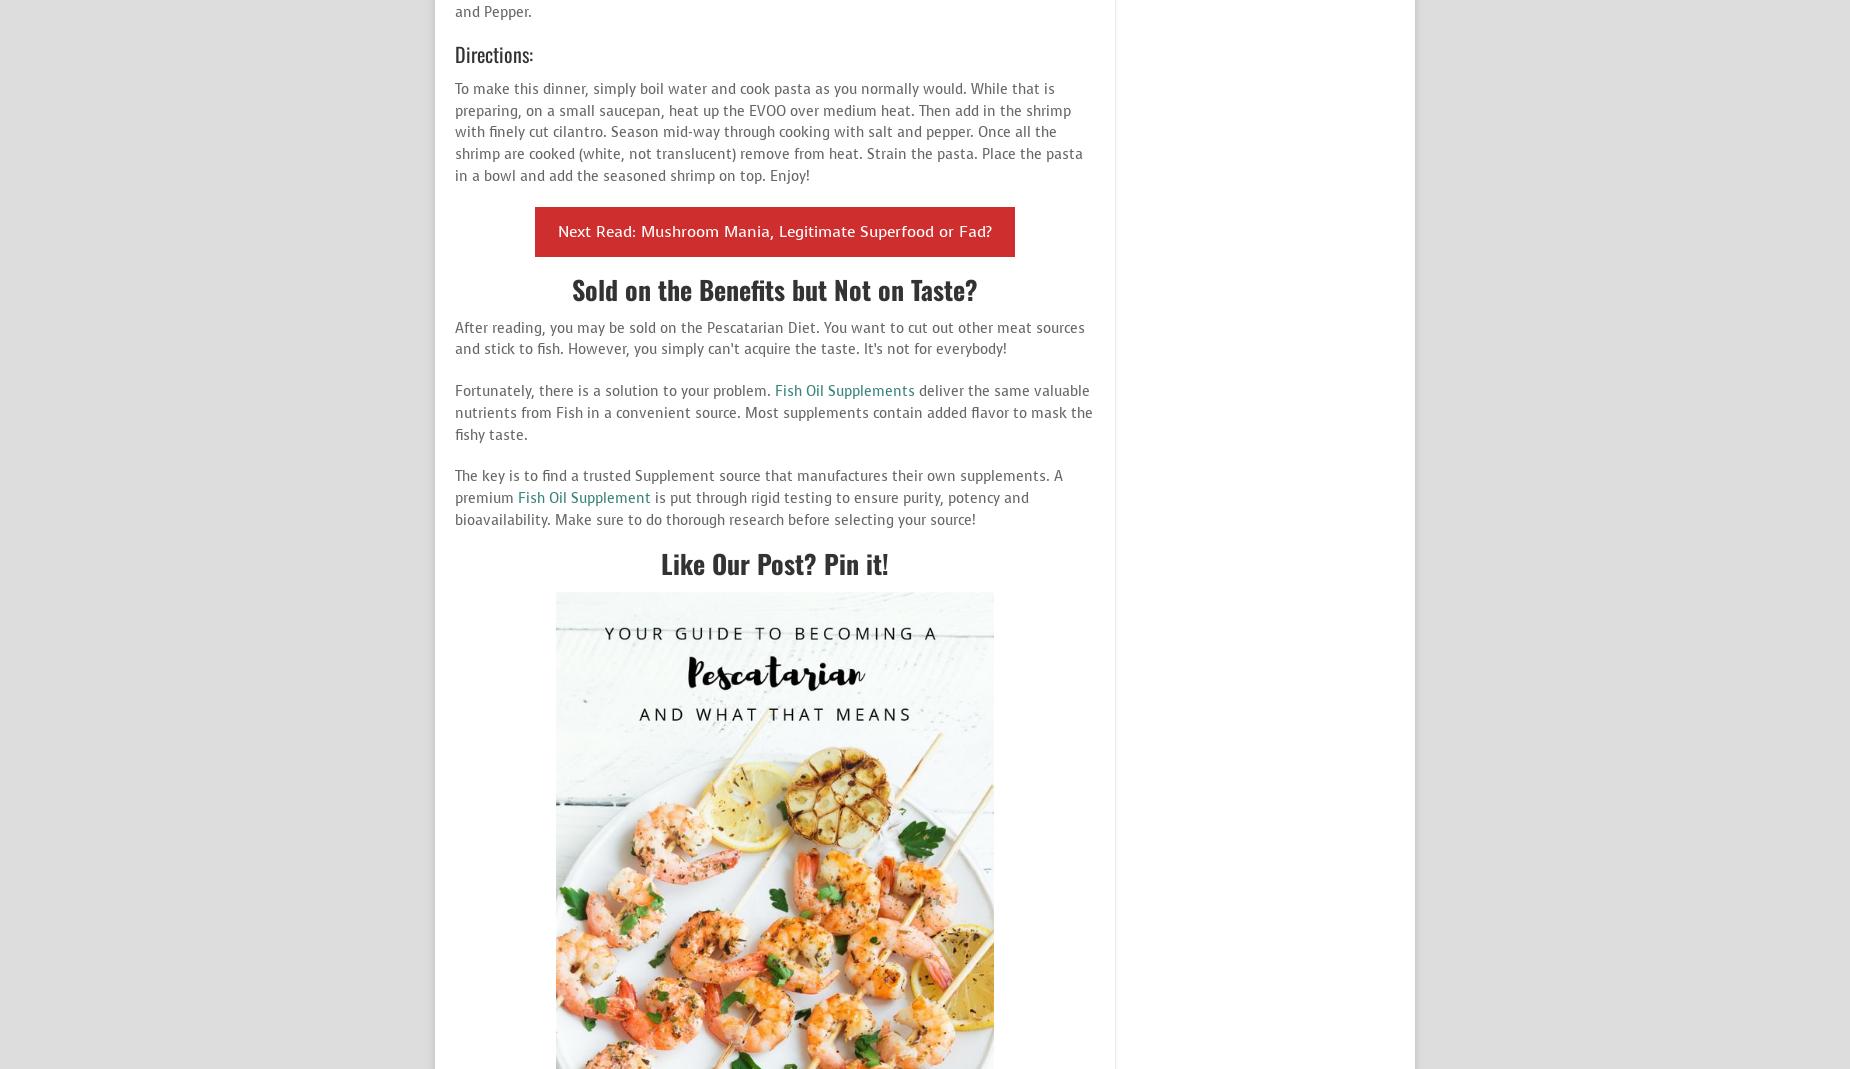 This screenshot has height=1069, width=1850. I want to click on 'After reading, you may be sold on the Pescatarian Diet. You want to cut out other meat sources and stick to fish. However, you simply can’t acquire the taste. It’s not for everybody!', so click(453, 338).